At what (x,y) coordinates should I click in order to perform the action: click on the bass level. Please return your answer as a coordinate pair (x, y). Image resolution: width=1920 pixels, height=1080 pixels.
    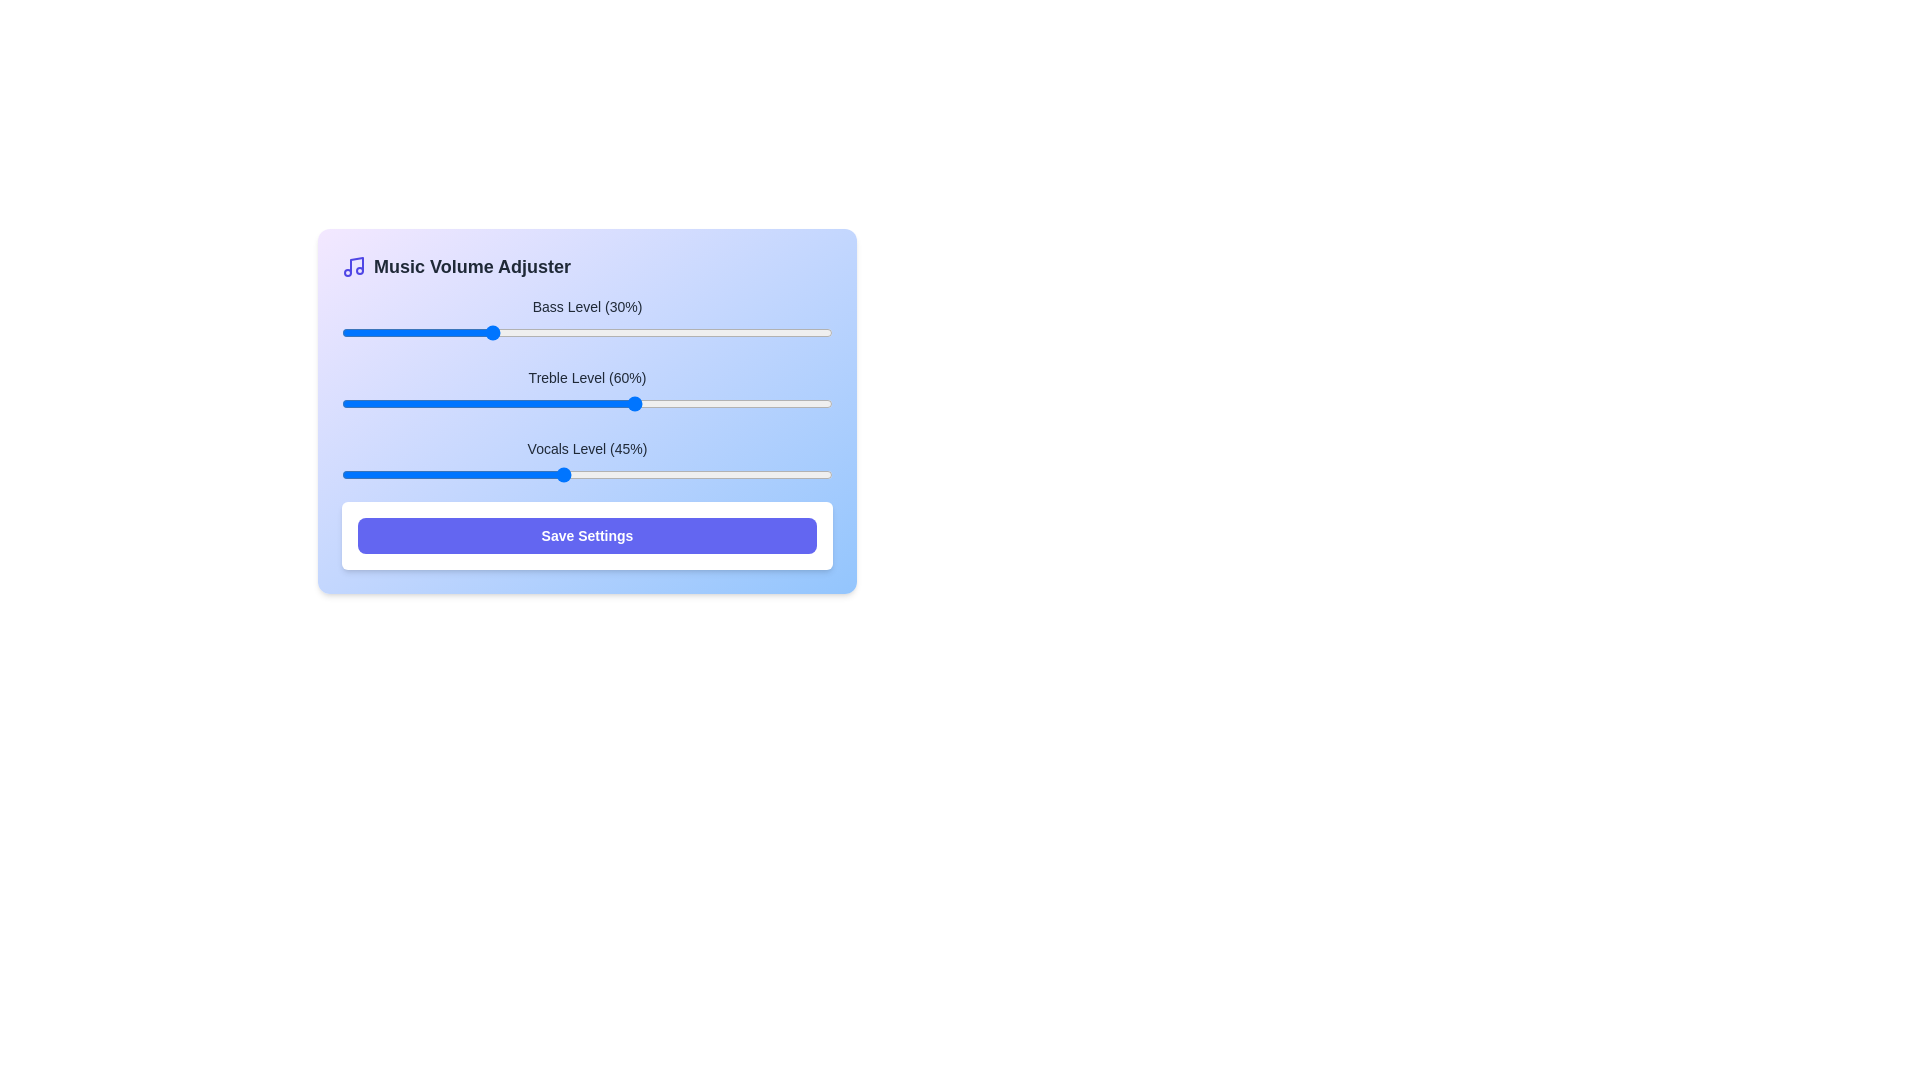
    Looking at the image, I should click on (705, 331).